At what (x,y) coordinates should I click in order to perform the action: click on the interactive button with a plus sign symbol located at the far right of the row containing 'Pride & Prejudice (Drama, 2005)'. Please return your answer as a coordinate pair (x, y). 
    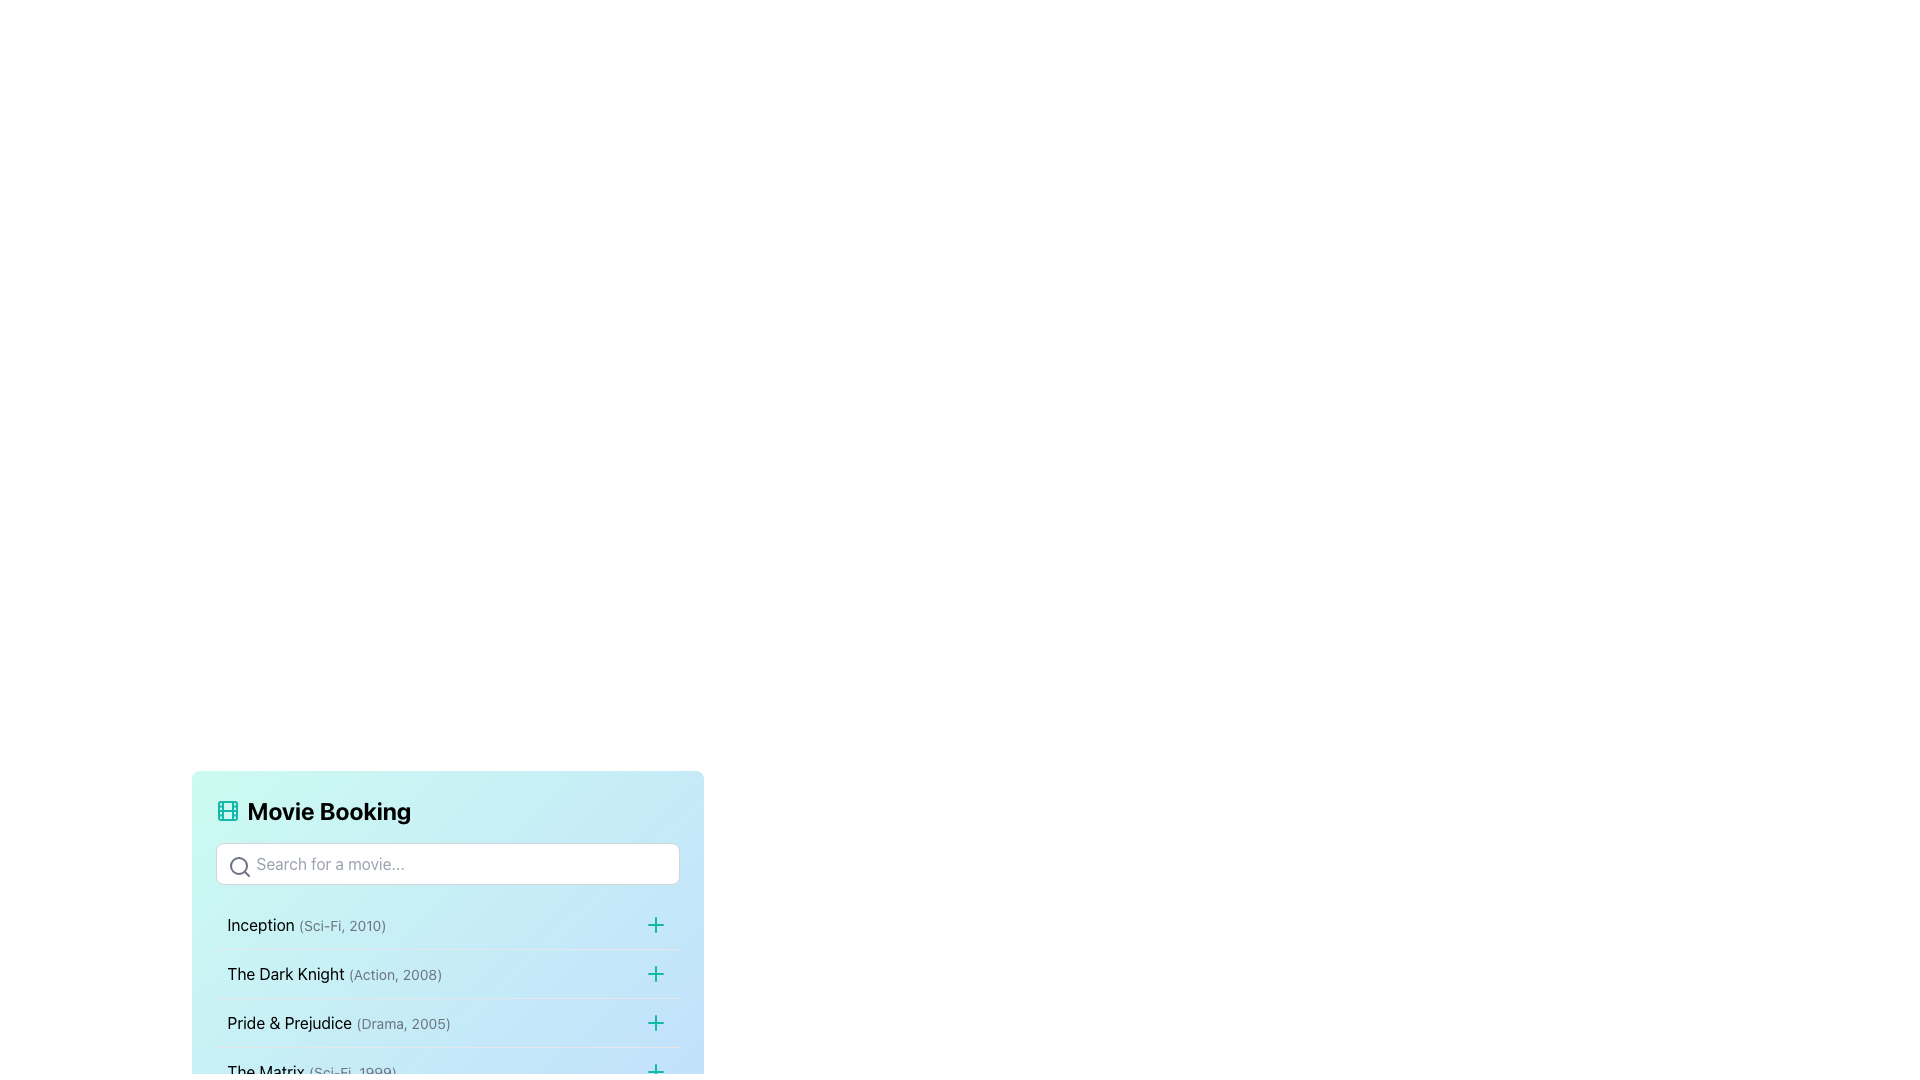
    Looking at the image, I should click on (655, 1022).